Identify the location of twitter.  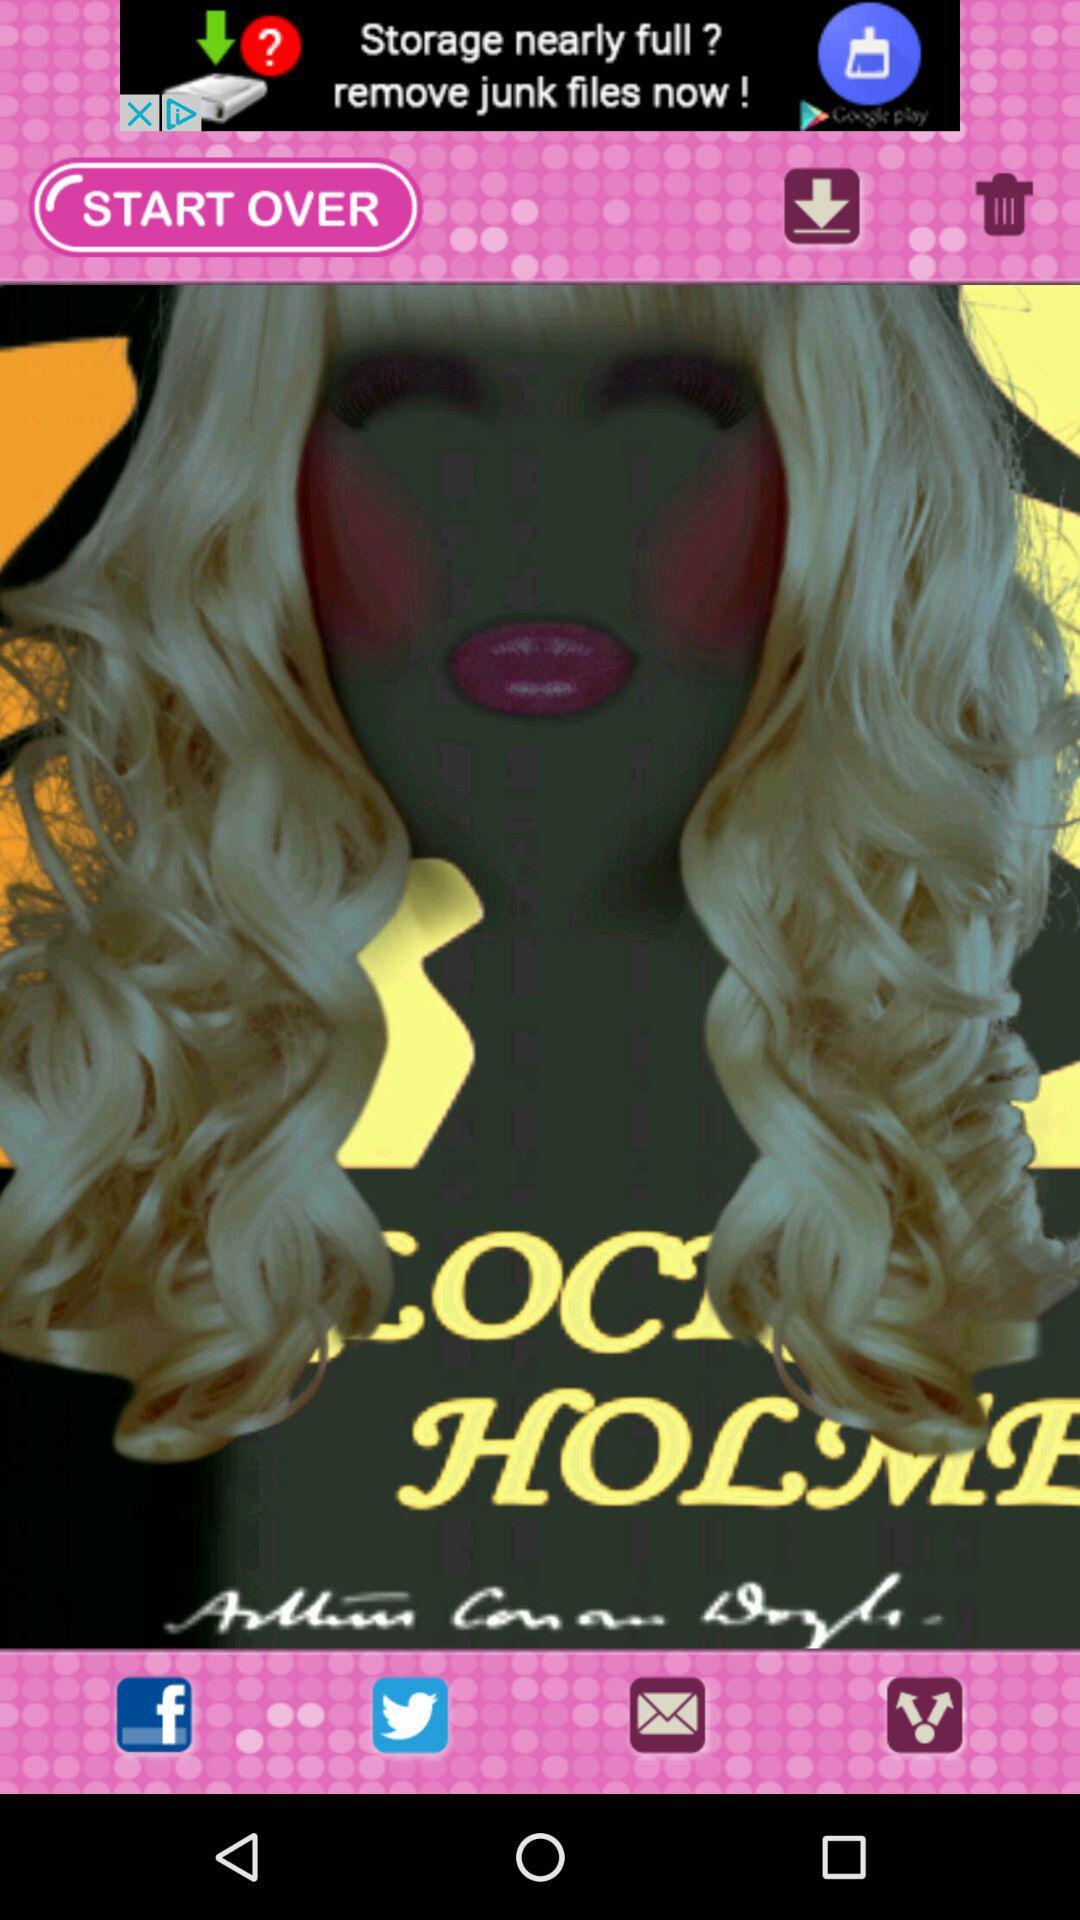
(409, 1720).